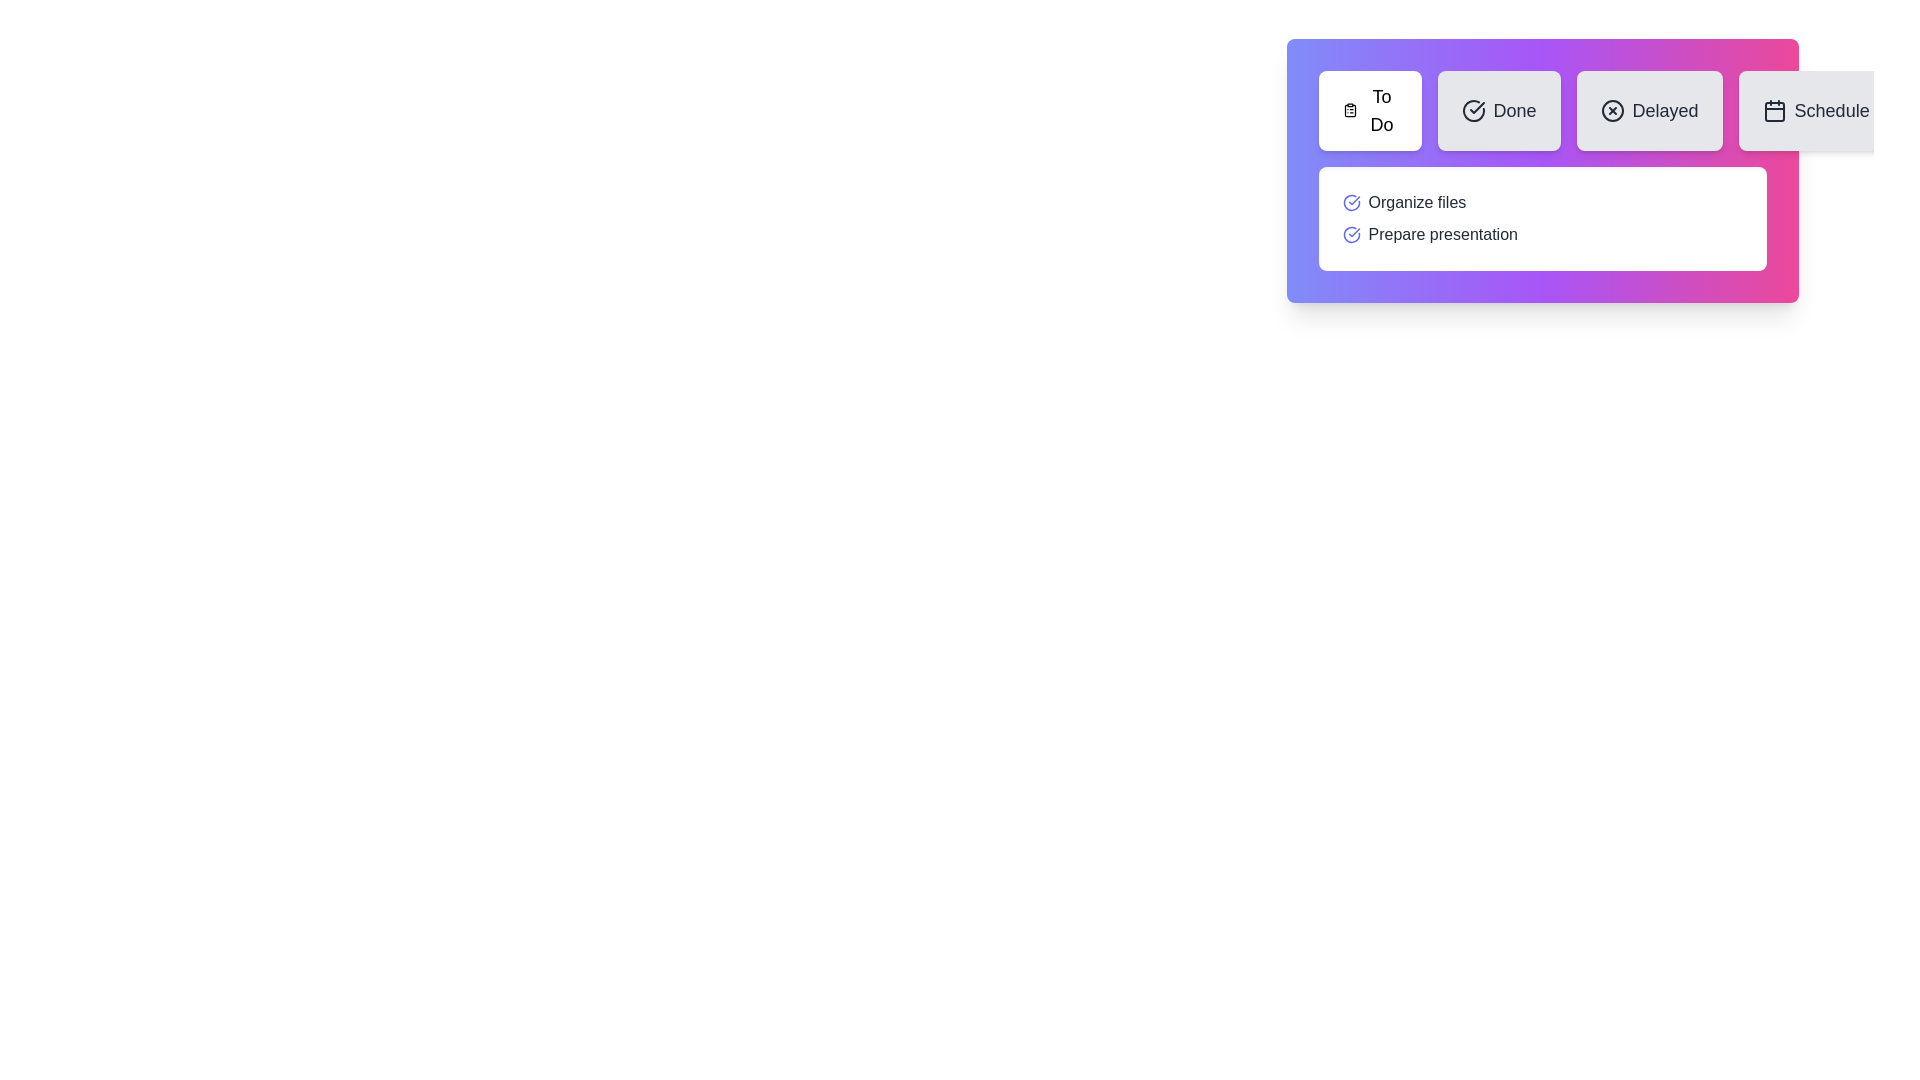  I want to click on the Schedule tab by clicking its respective button, so click(1815, 111).